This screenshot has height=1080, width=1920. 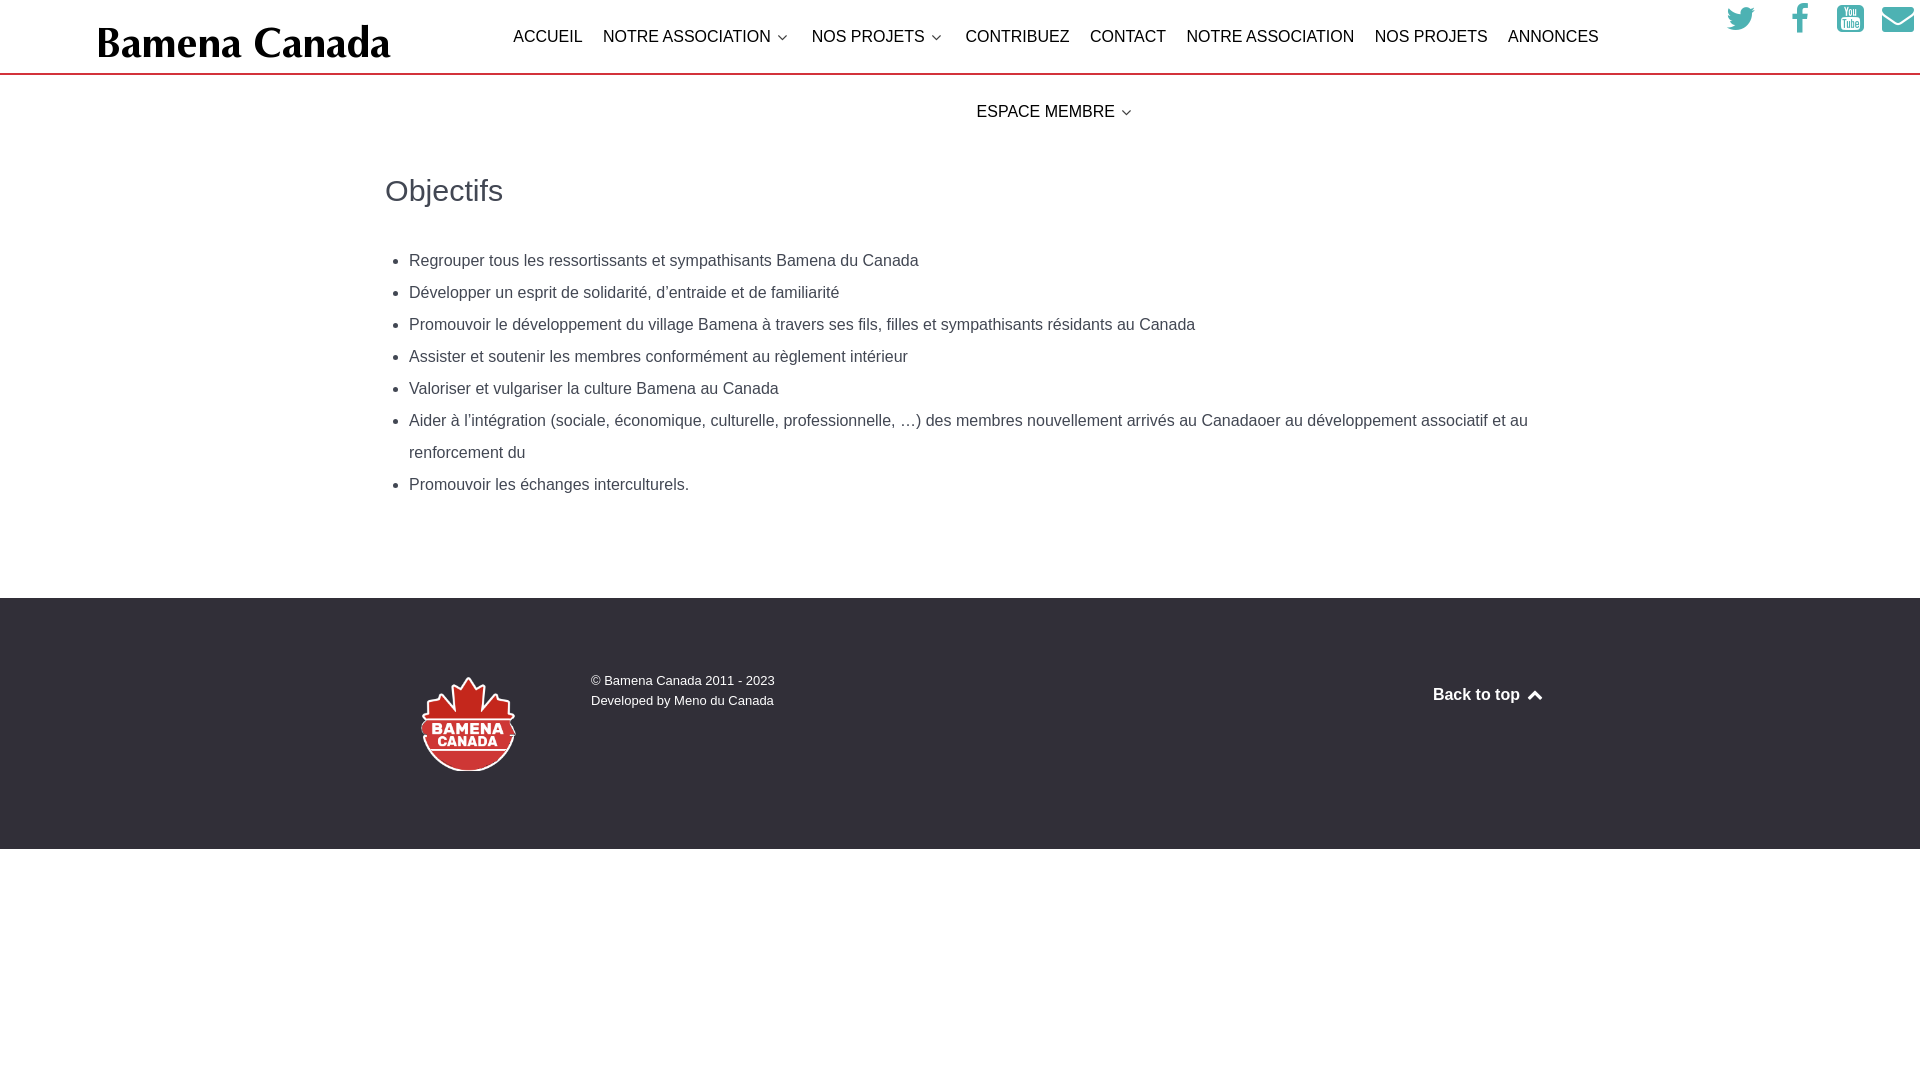 I want to click on 'Bamena Canada', so click(x=466, y=723).